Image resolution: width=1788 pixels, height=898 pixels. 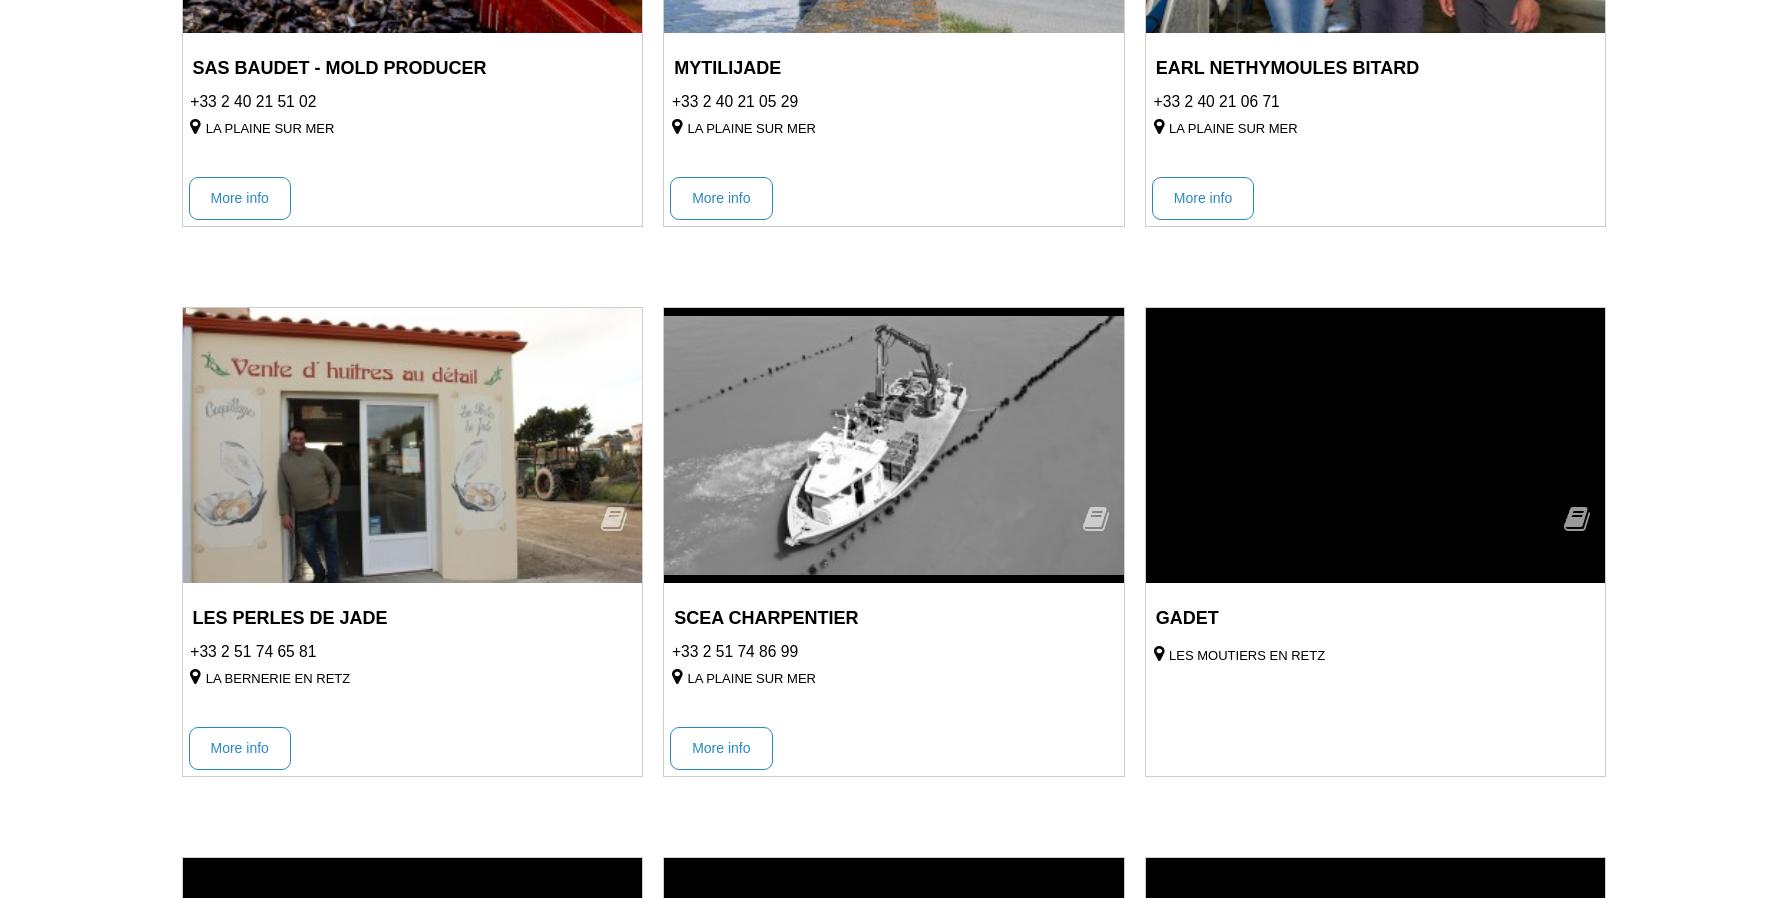 What do you see at coordinates (1167, 653) in the screenshot?
I see `'LES MOUTIERS EN RETZ'` at bounding box center [1167, 653].